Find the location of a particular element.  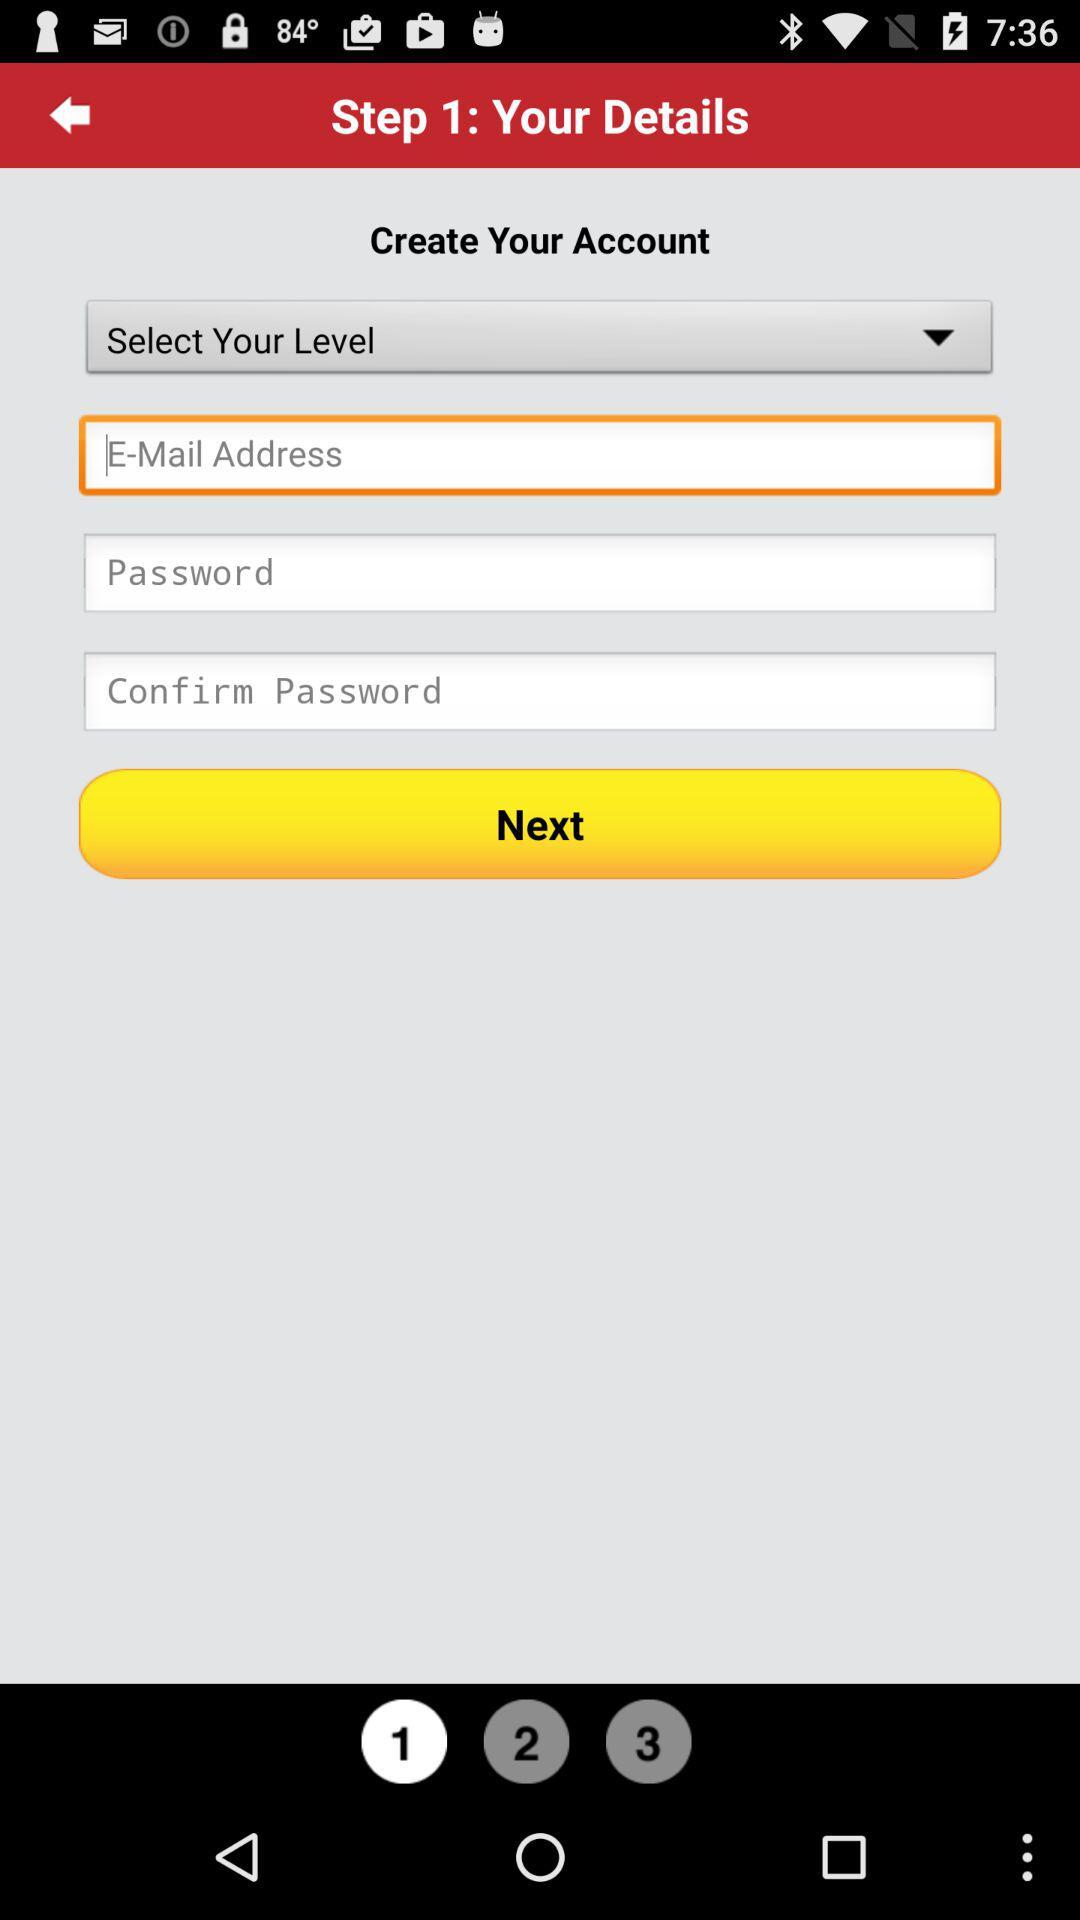

the next icon is located at coordinates (540, 823).